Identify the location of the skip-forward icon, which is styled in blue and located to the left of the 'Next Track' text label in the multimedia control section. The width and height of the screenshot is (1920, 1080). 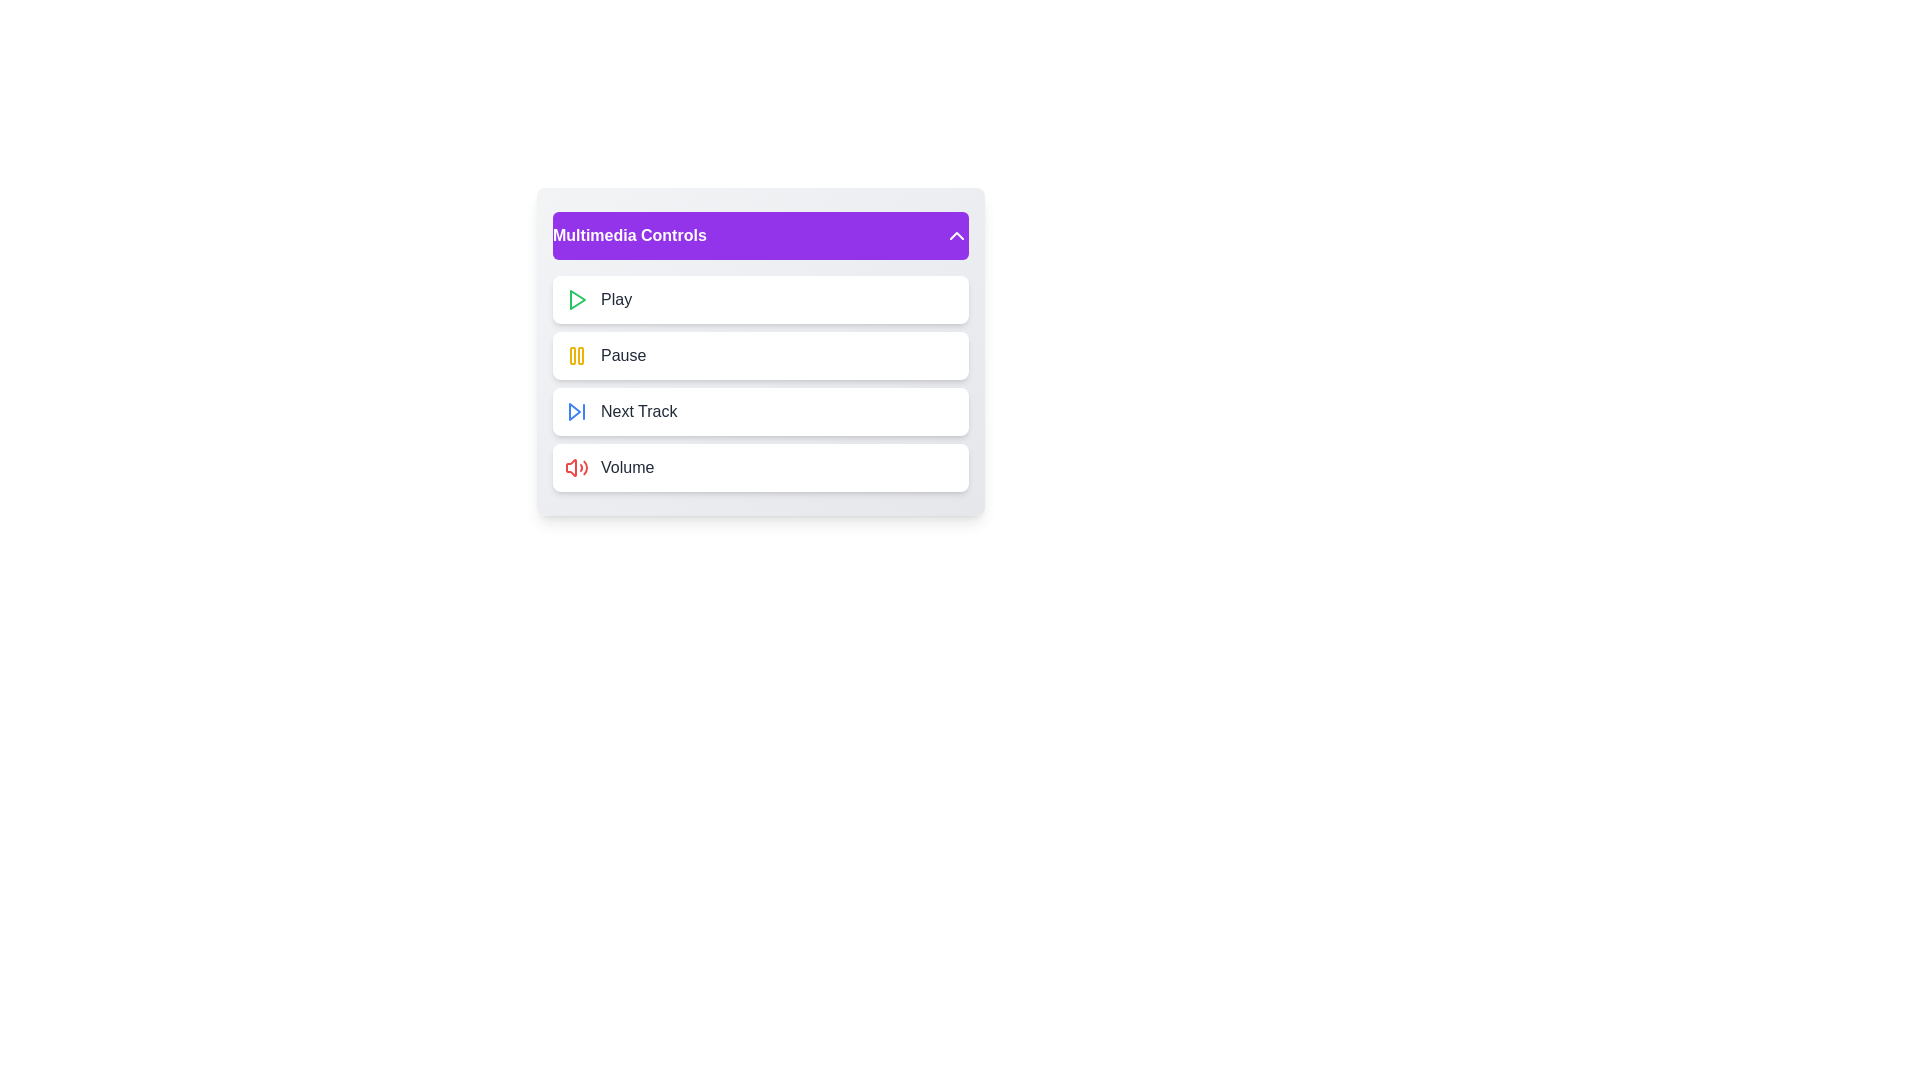
(575, 411).